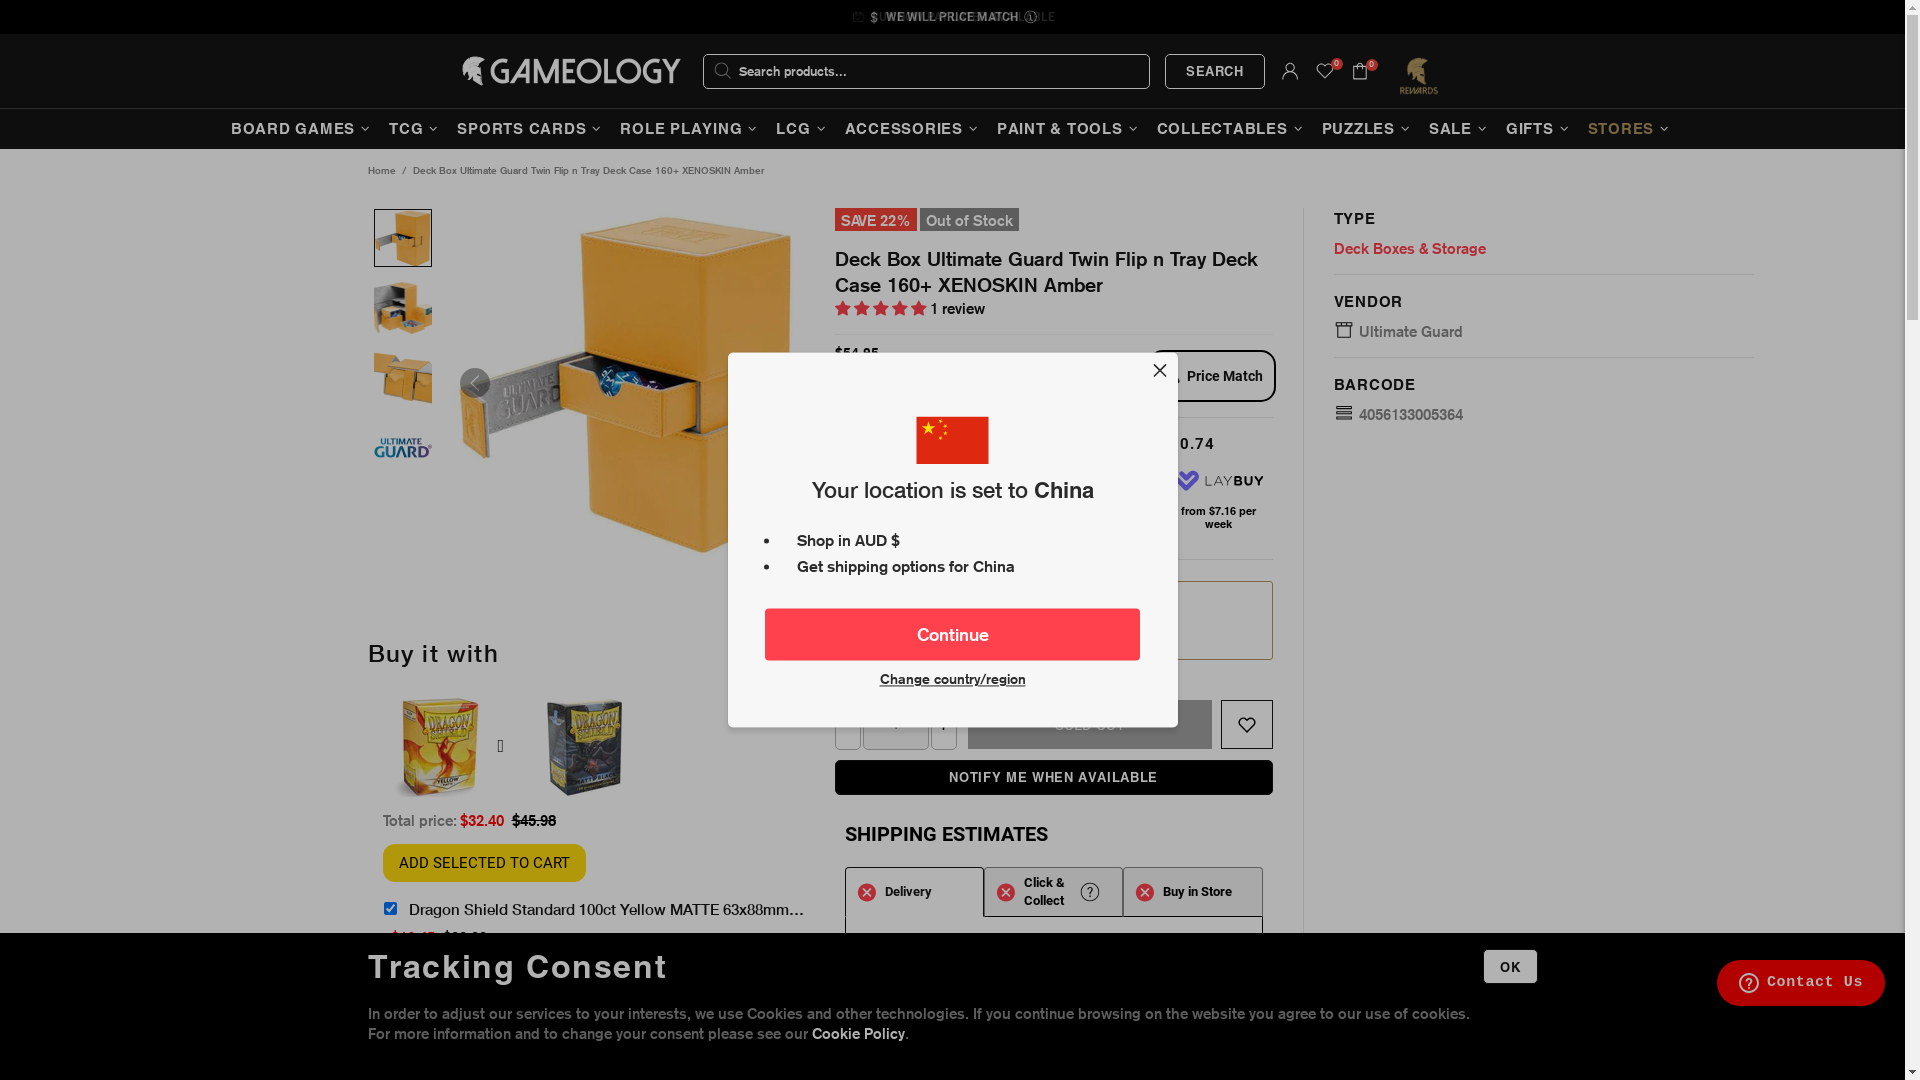 Image resolution: width=1920 pixels, height=1080 pixels. Describe the element at coordinates (913, 890) in the screenshot. I see `'Delivery'` at that location.